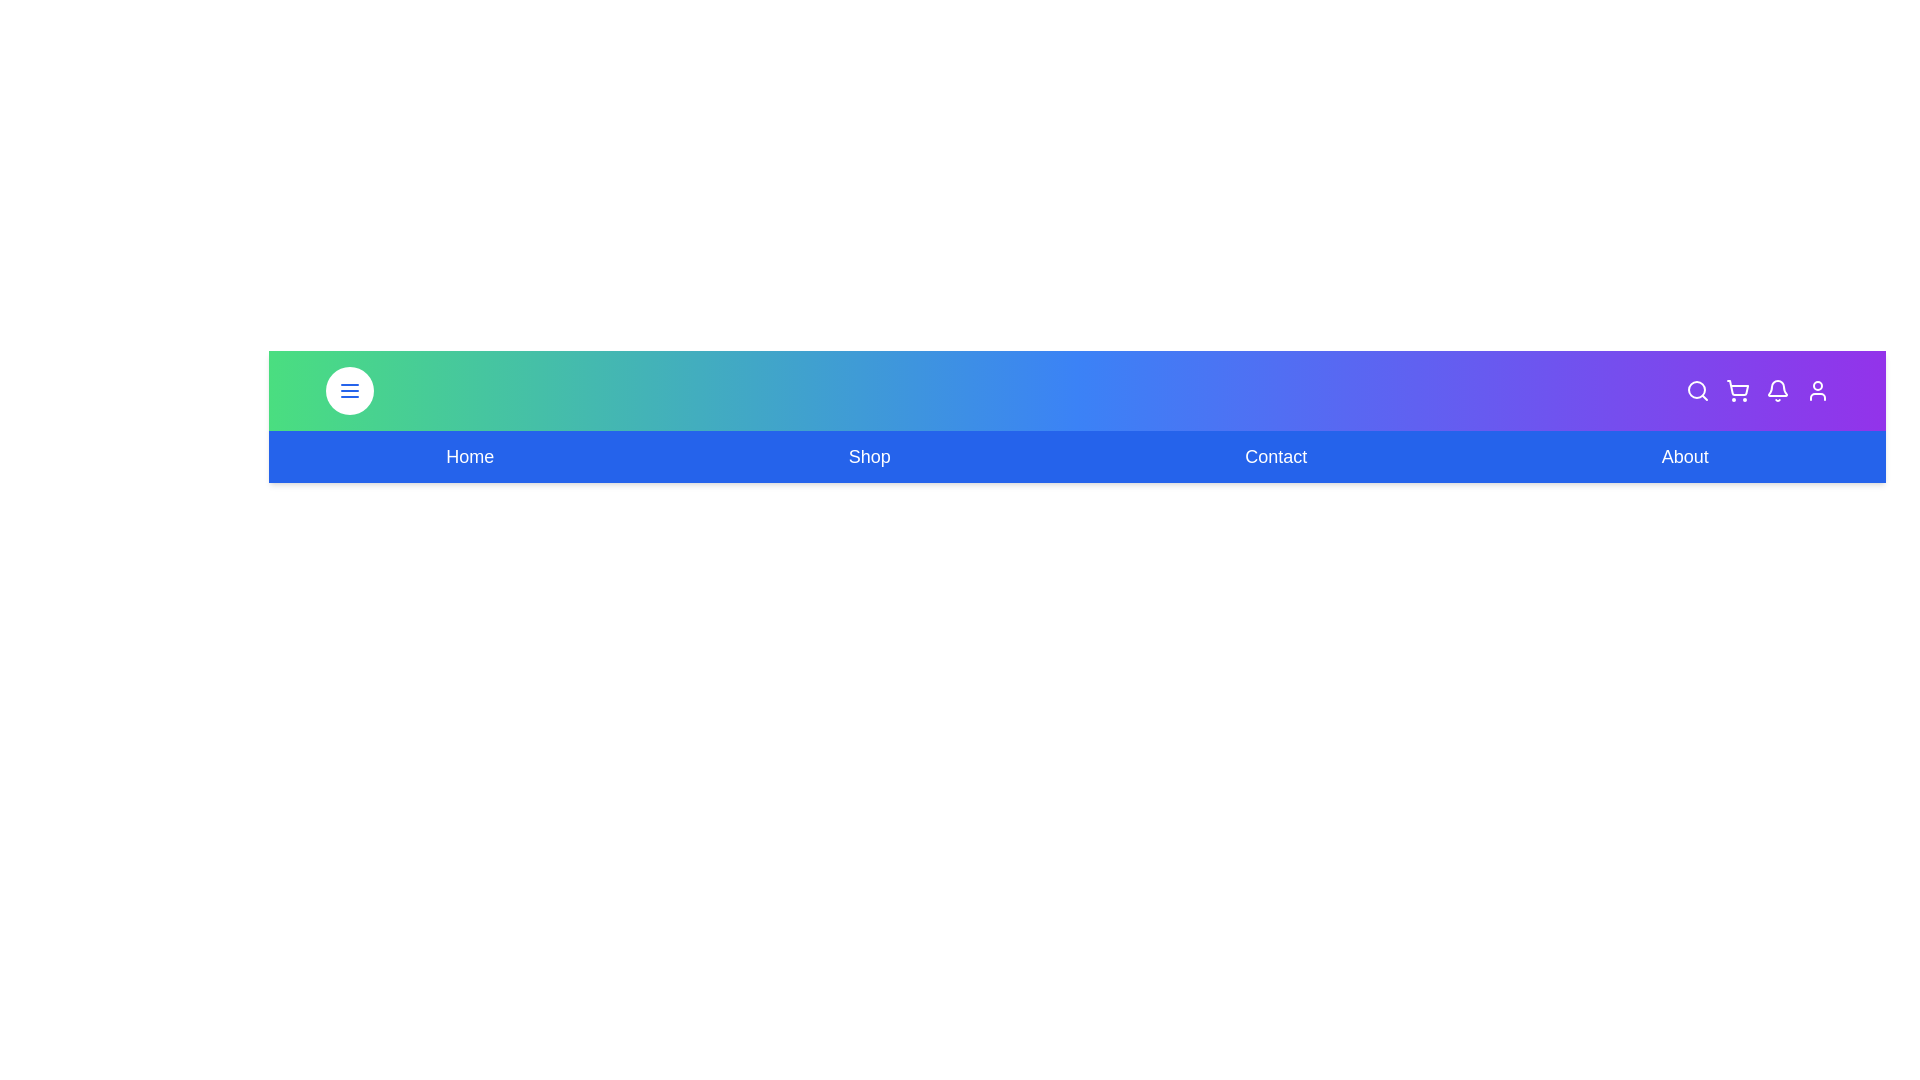 Image resolution: width=1920 pixels, height=1080 pixels. What do you see at coordinates (1777, 390) in the screenshot?
I see `the notifications icon in the navigation bar` at bounding box center [1777, 390].